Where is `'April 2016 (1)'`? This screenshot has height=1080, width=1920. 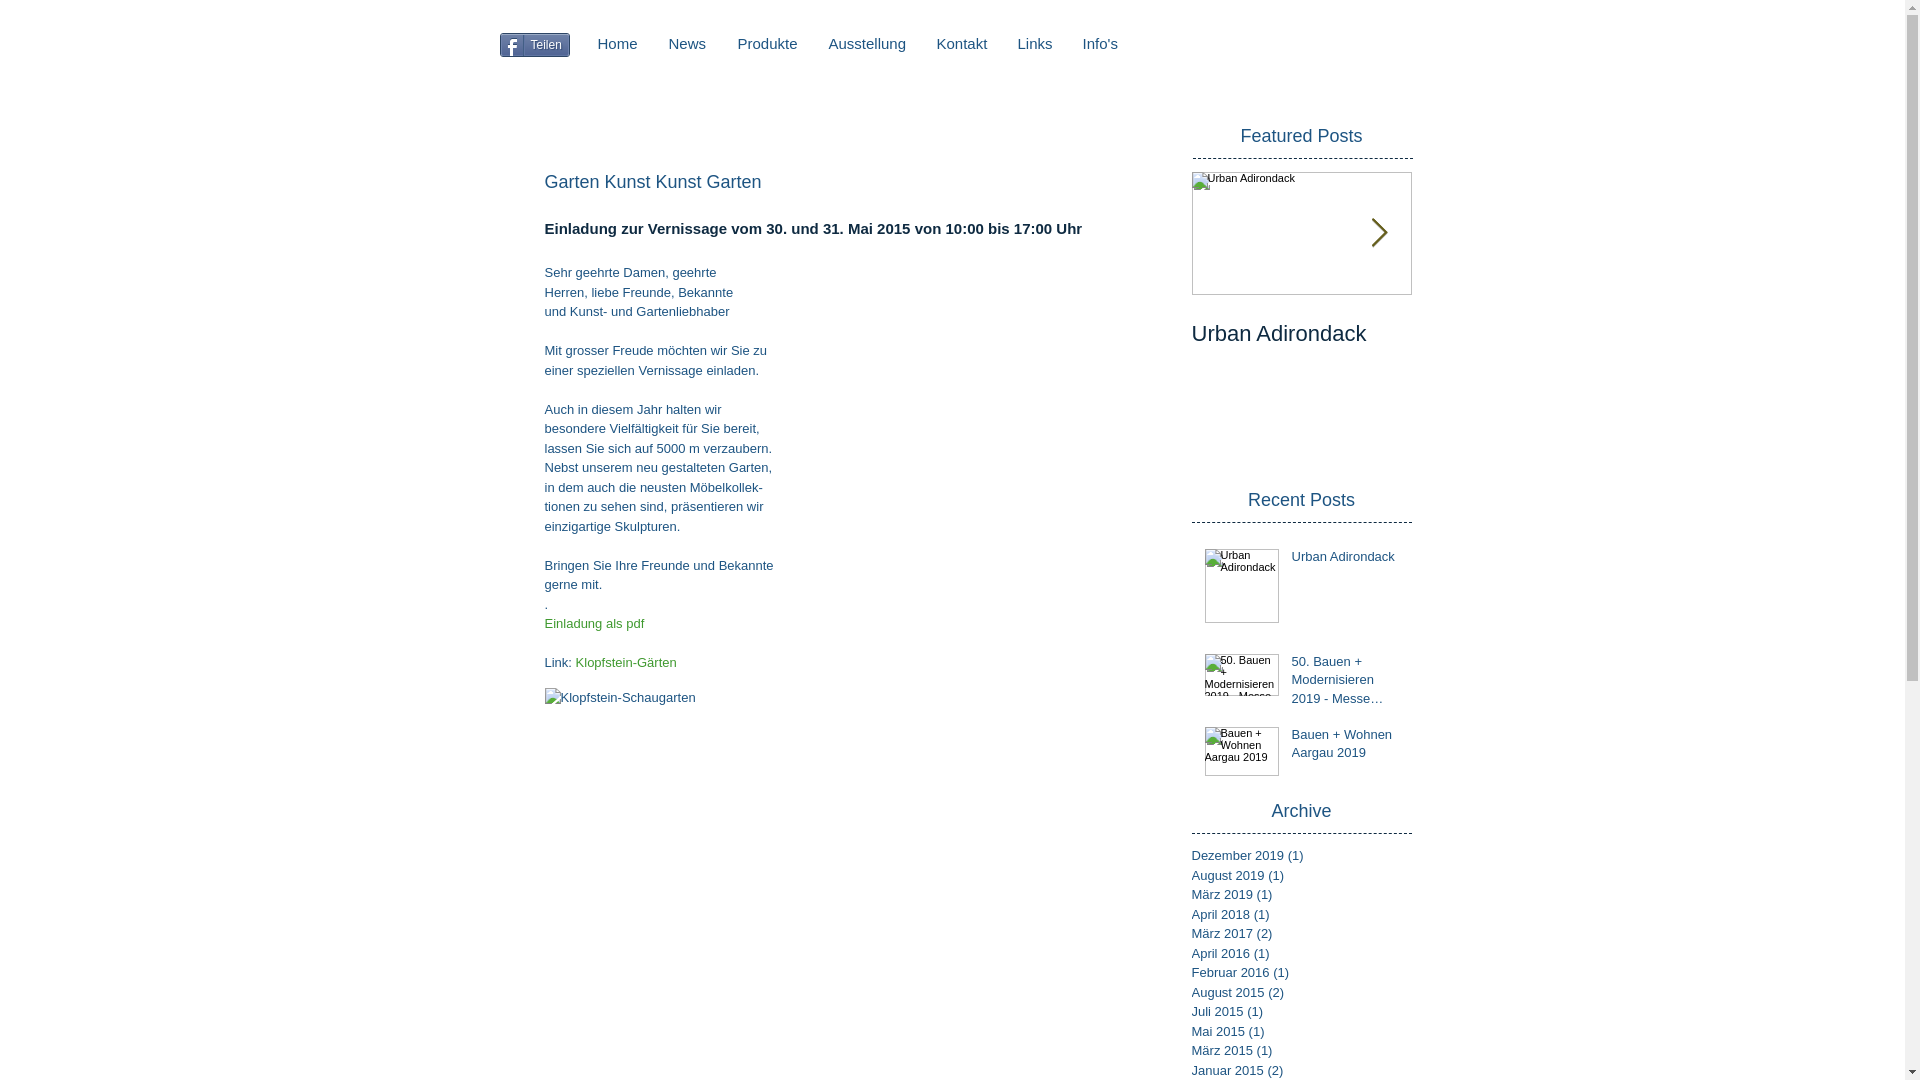
'April 2016 (1)' is located at coordinates (1296, 952).